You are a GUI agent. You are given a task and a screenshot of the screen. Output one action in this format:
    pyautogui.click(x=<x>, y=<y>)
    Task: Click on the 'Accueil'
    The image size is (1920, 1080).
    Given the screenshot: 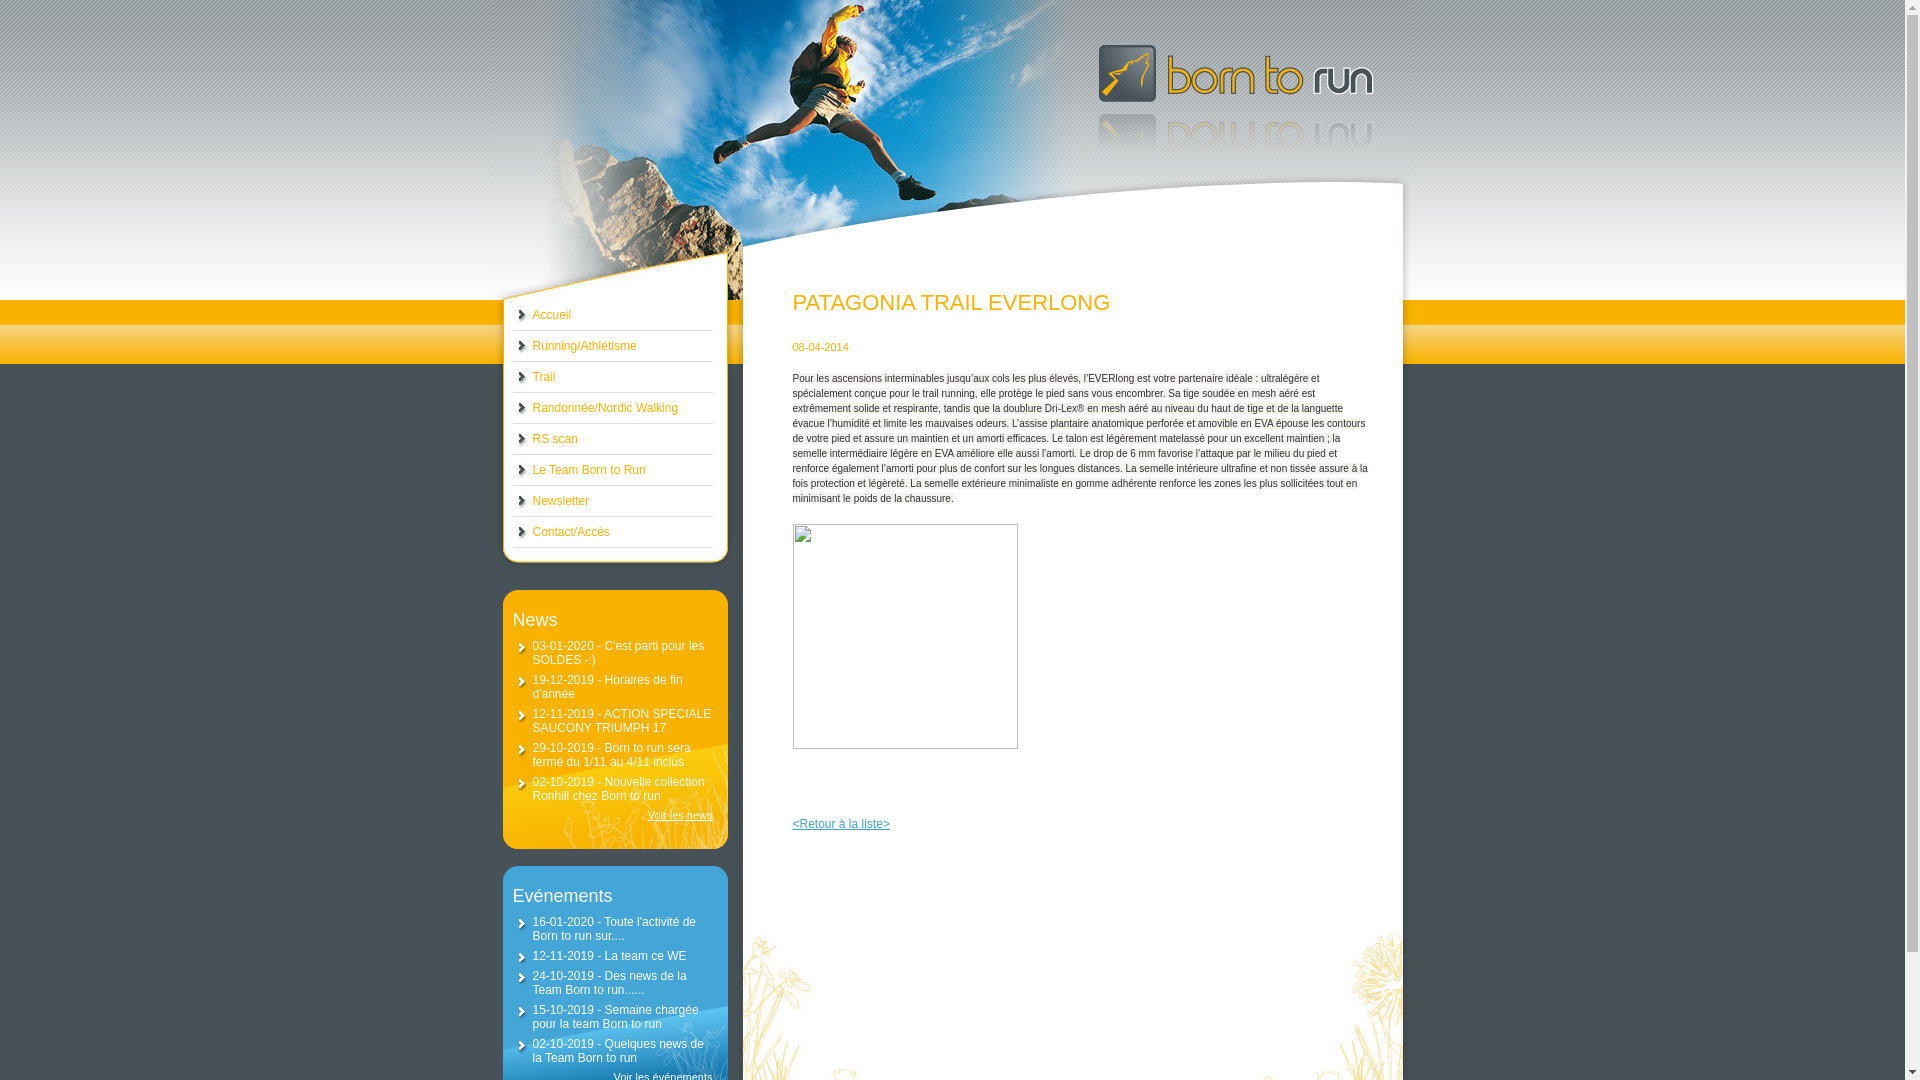 What is the action you would take?
    pyautogui.click(x=610, y=315)
    